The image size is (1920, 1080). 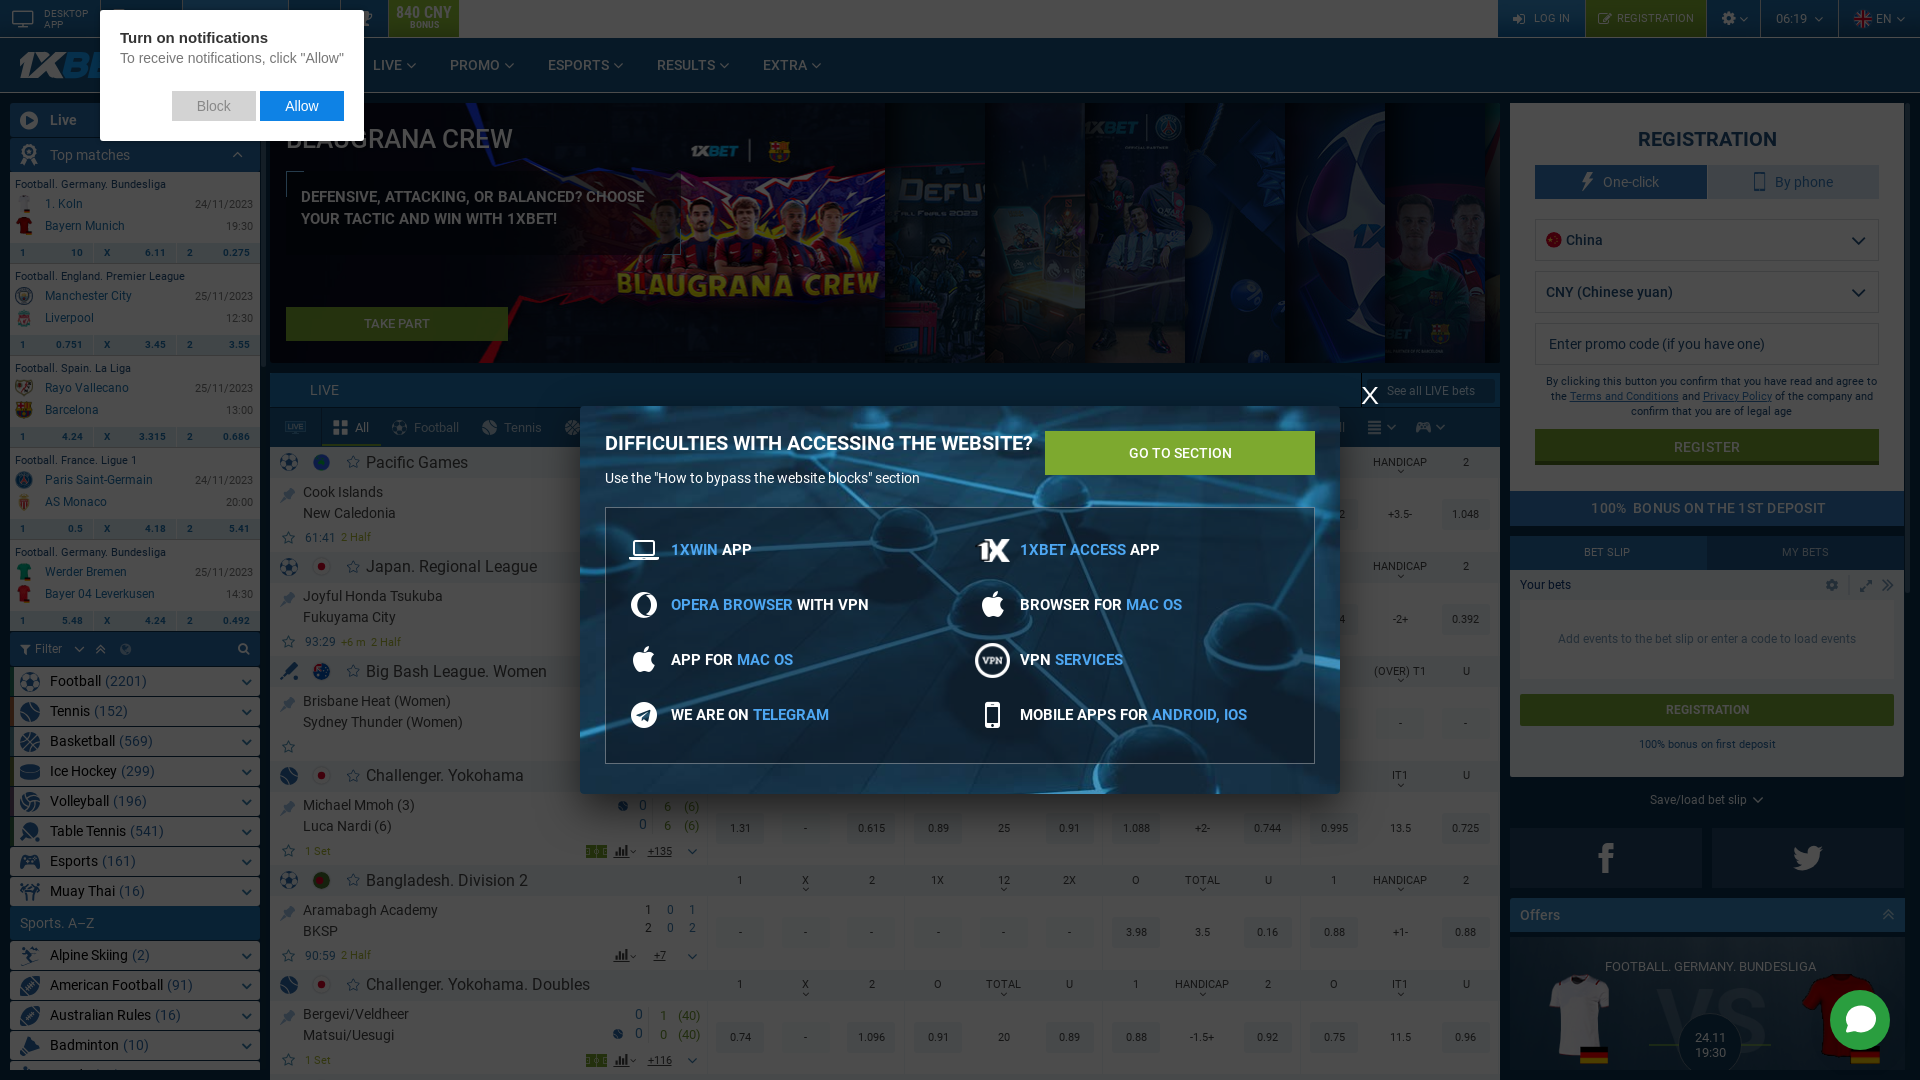 I want to click on 'REGISTRATION', so click(x=1645, y=18).